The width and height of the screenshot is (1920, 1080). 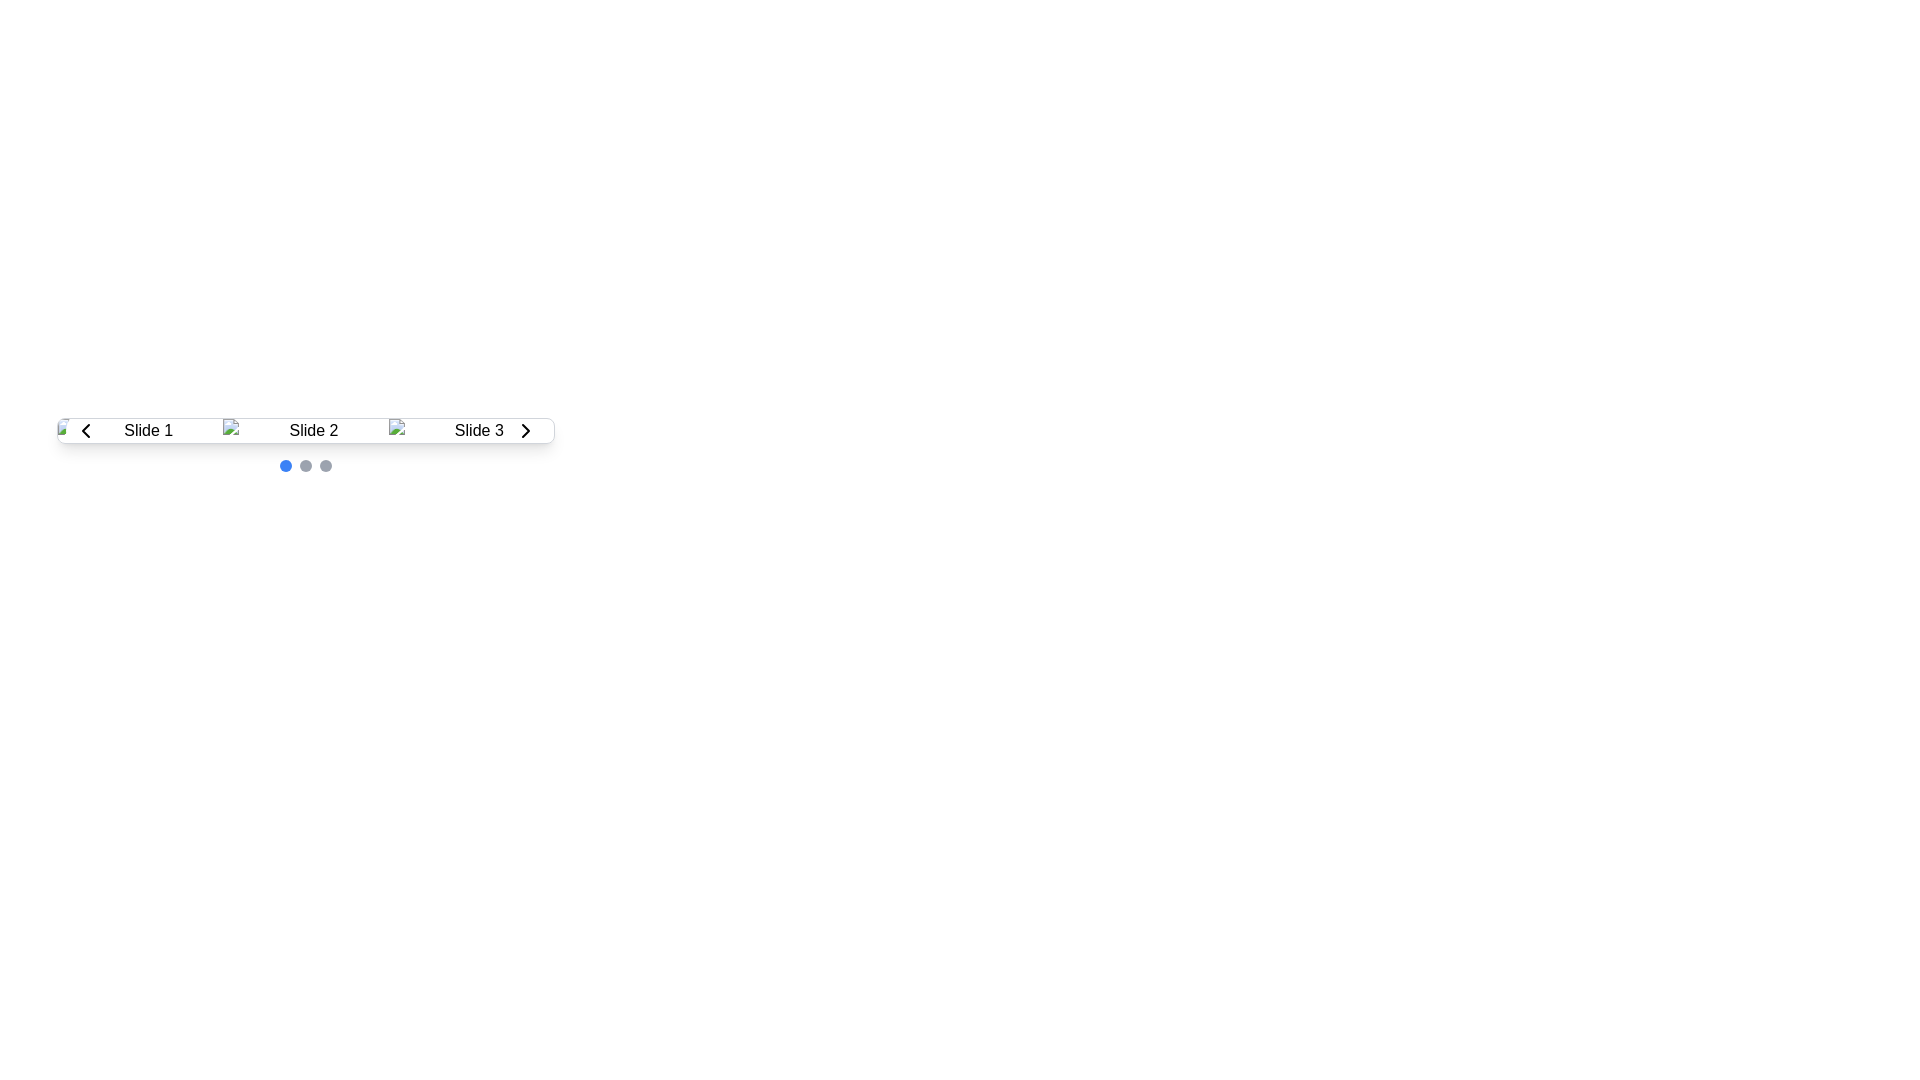 What do you see at coordinates (85, 430) in the screenshot?
I see `the circular button with a white background and a black left-pointing arrow icon` at bounding box center [85, 430].